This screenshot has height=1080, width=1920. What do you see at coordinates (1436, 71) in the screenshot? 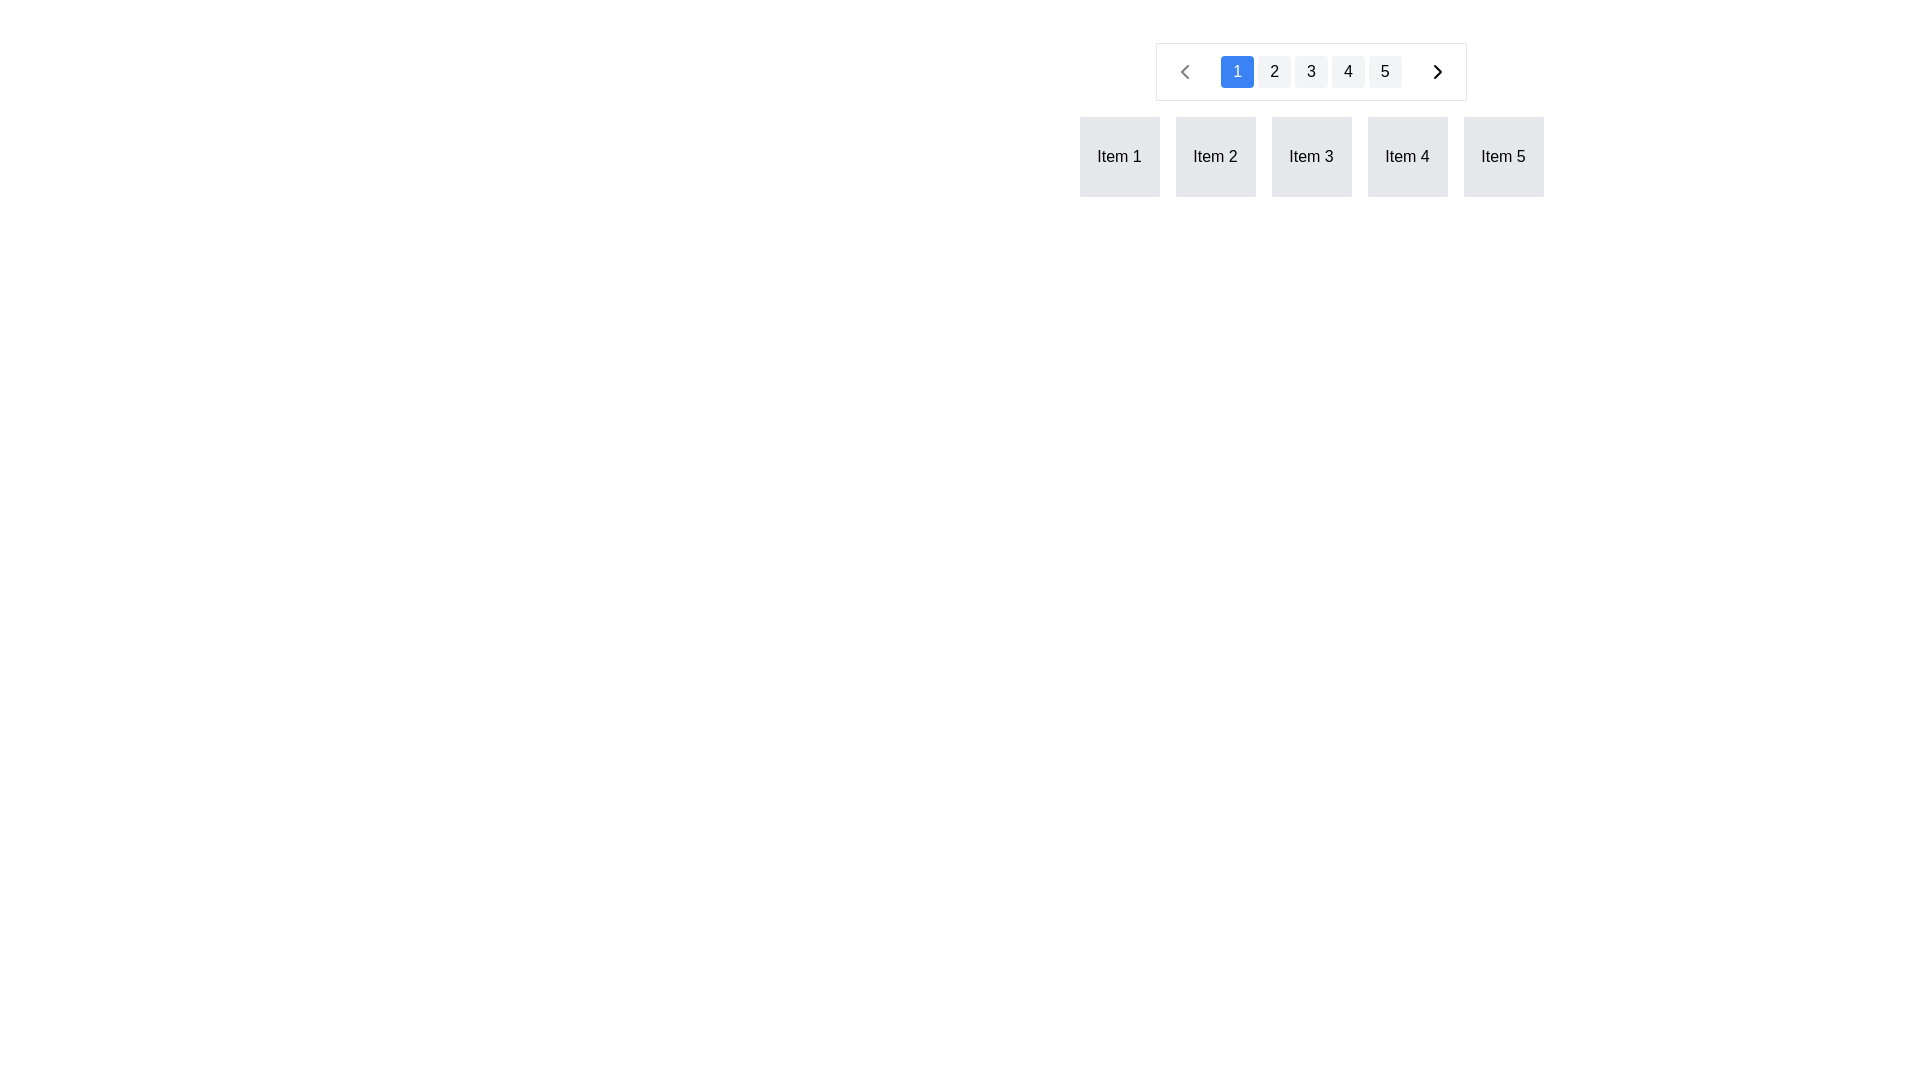
I see `the pagination button located at the far right of the control group, next to the '5' button` at bounding box center [1436, 71].